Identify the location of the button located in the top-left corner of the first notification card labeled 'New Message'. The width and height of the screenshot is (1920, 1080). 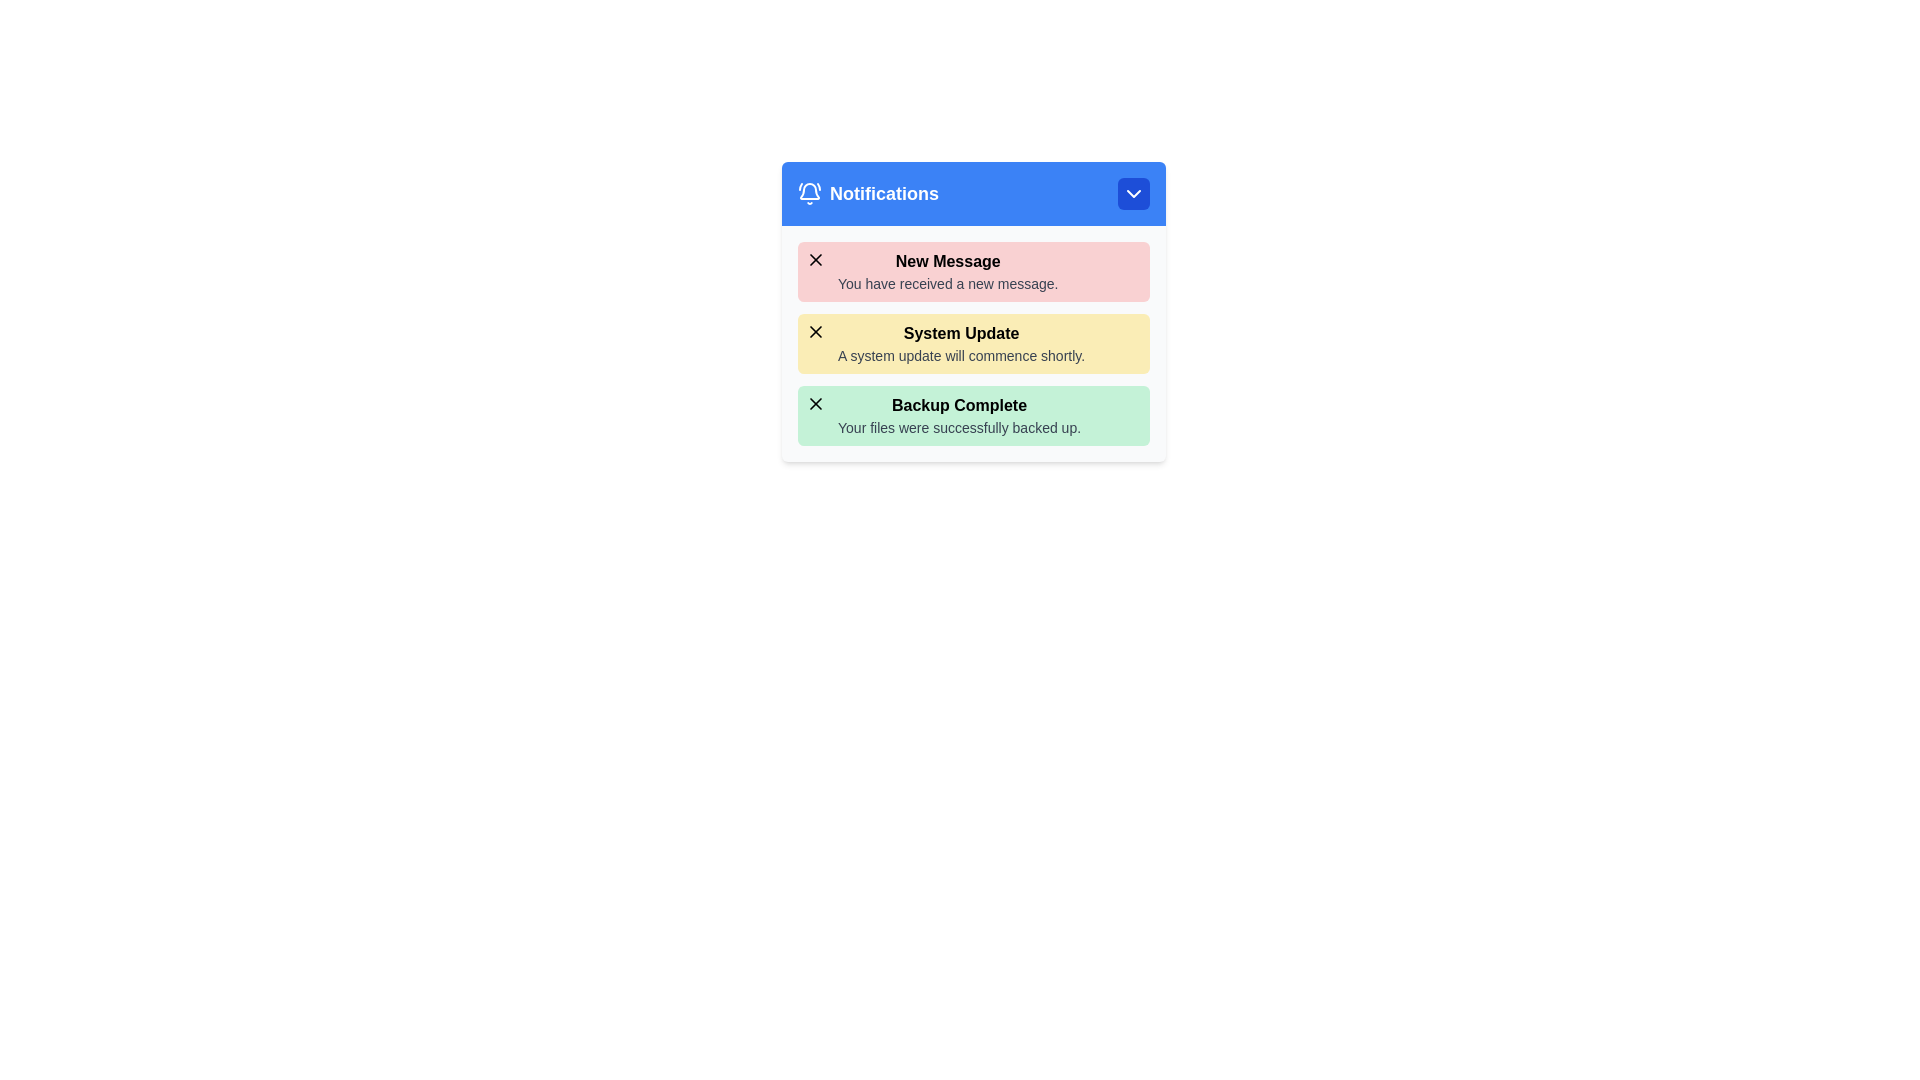
(816, 258).